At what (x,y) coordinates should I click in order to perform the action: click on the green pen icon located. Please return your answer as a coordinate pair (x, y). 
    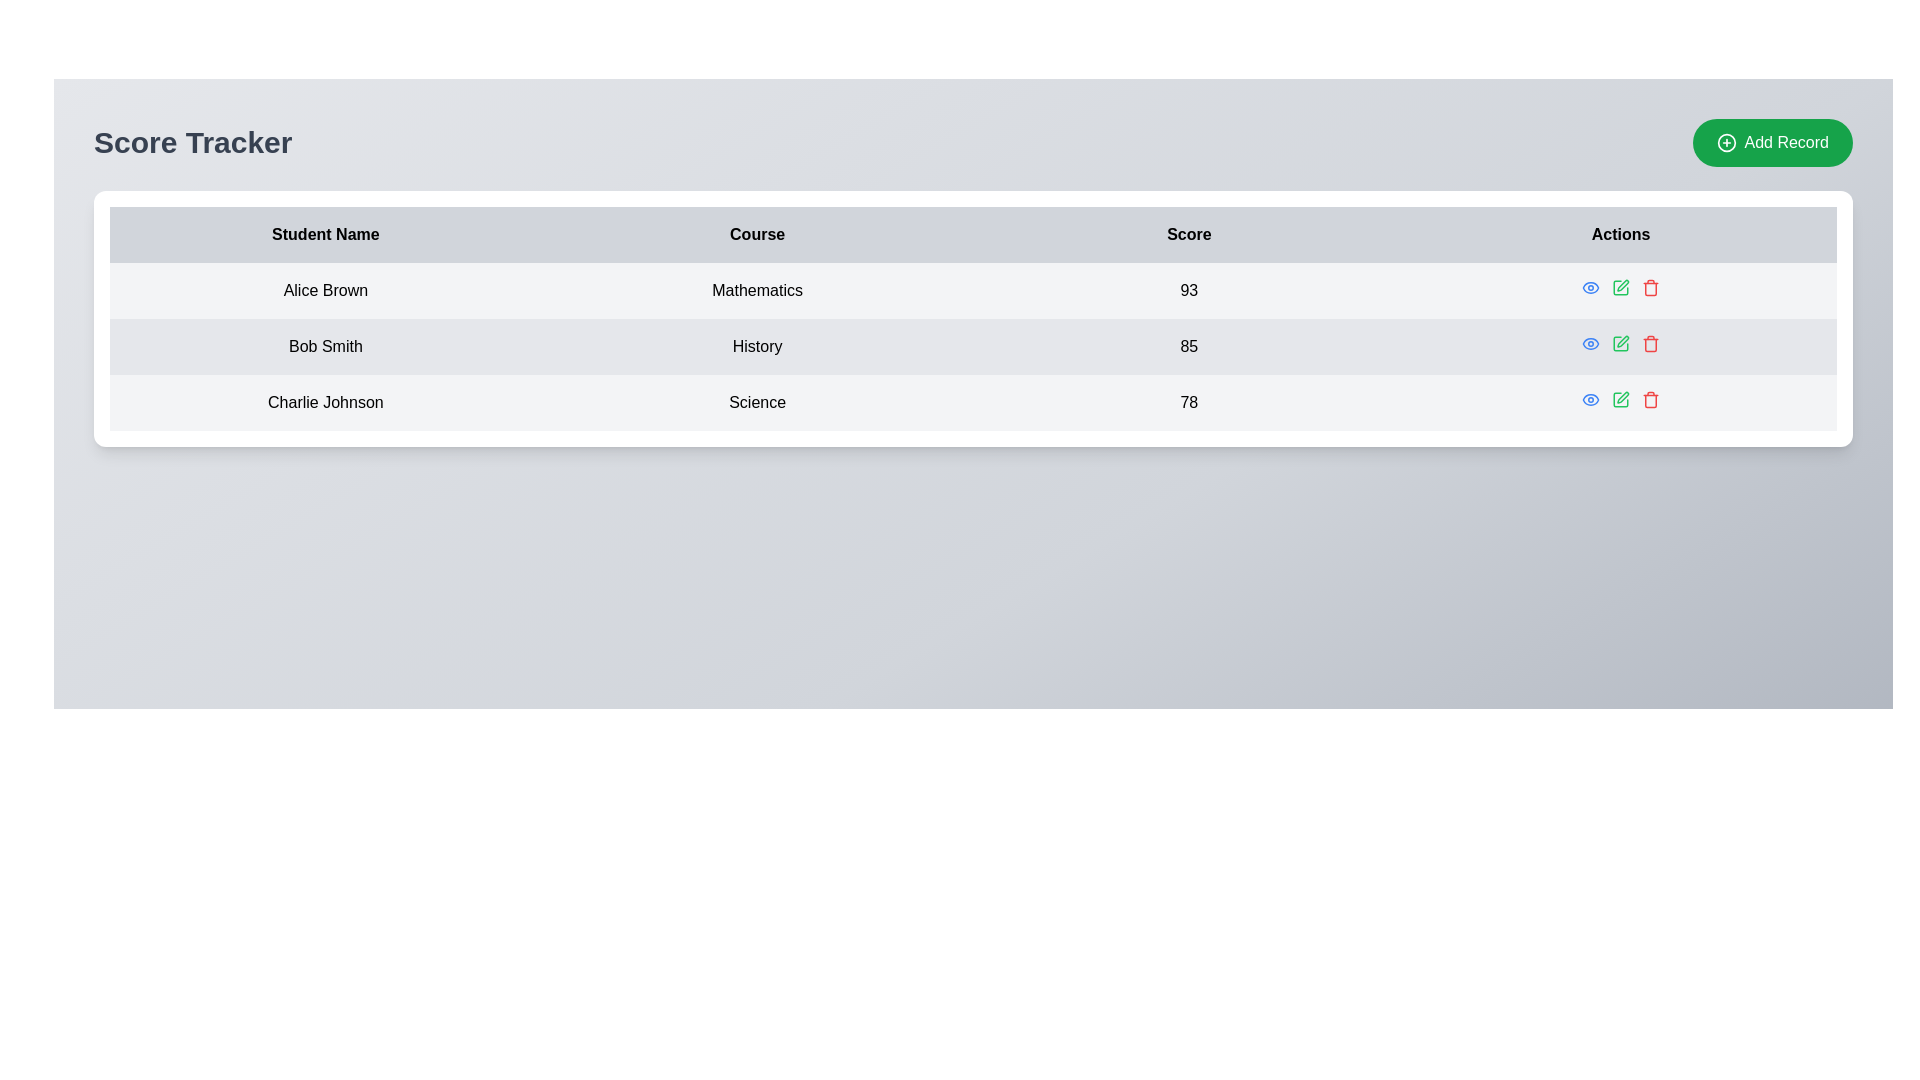
    Looking at the image, I should click on (1621, 400).